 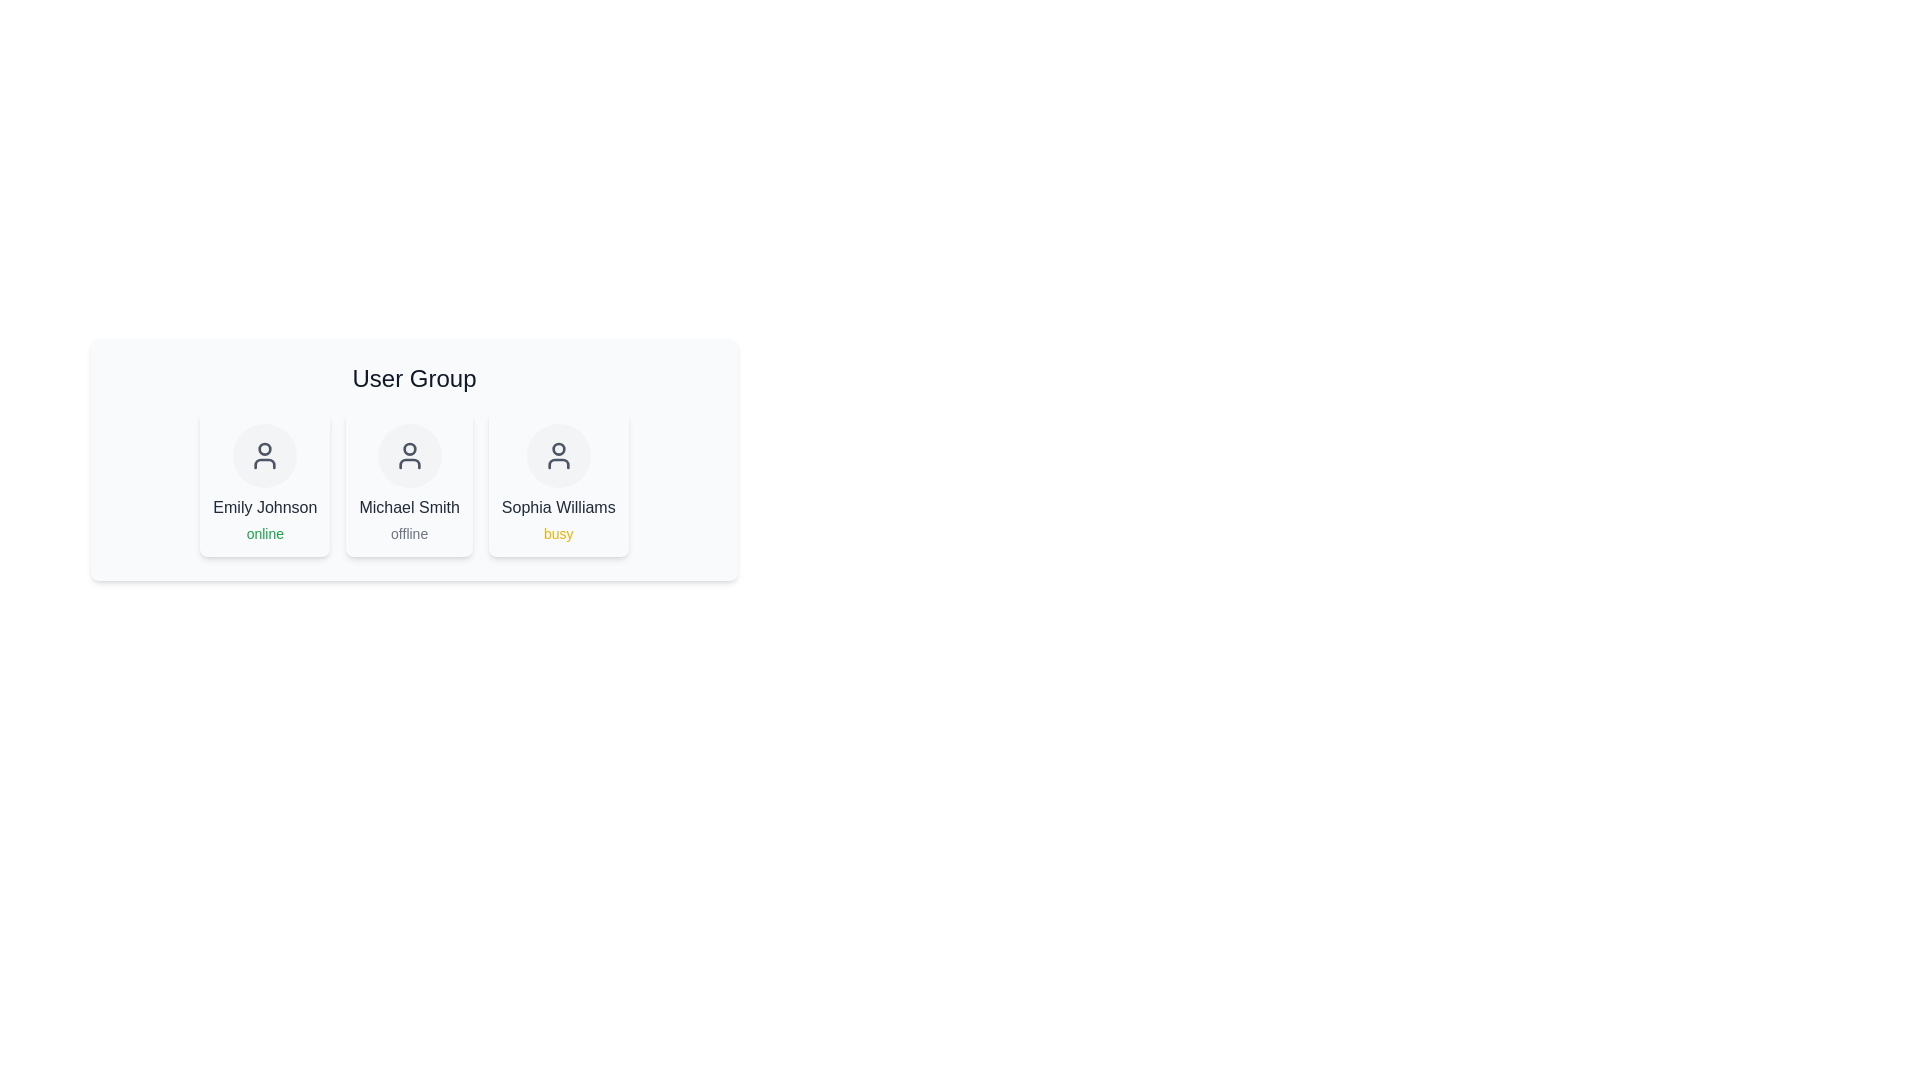 What do you see at coordinates (264, 455) in the screenshot?
I see `the user icon representing Emily Johnson, which is positioned above the text 'Emily Johnson' and 'online' within the group` at bounding box center [264, 455].